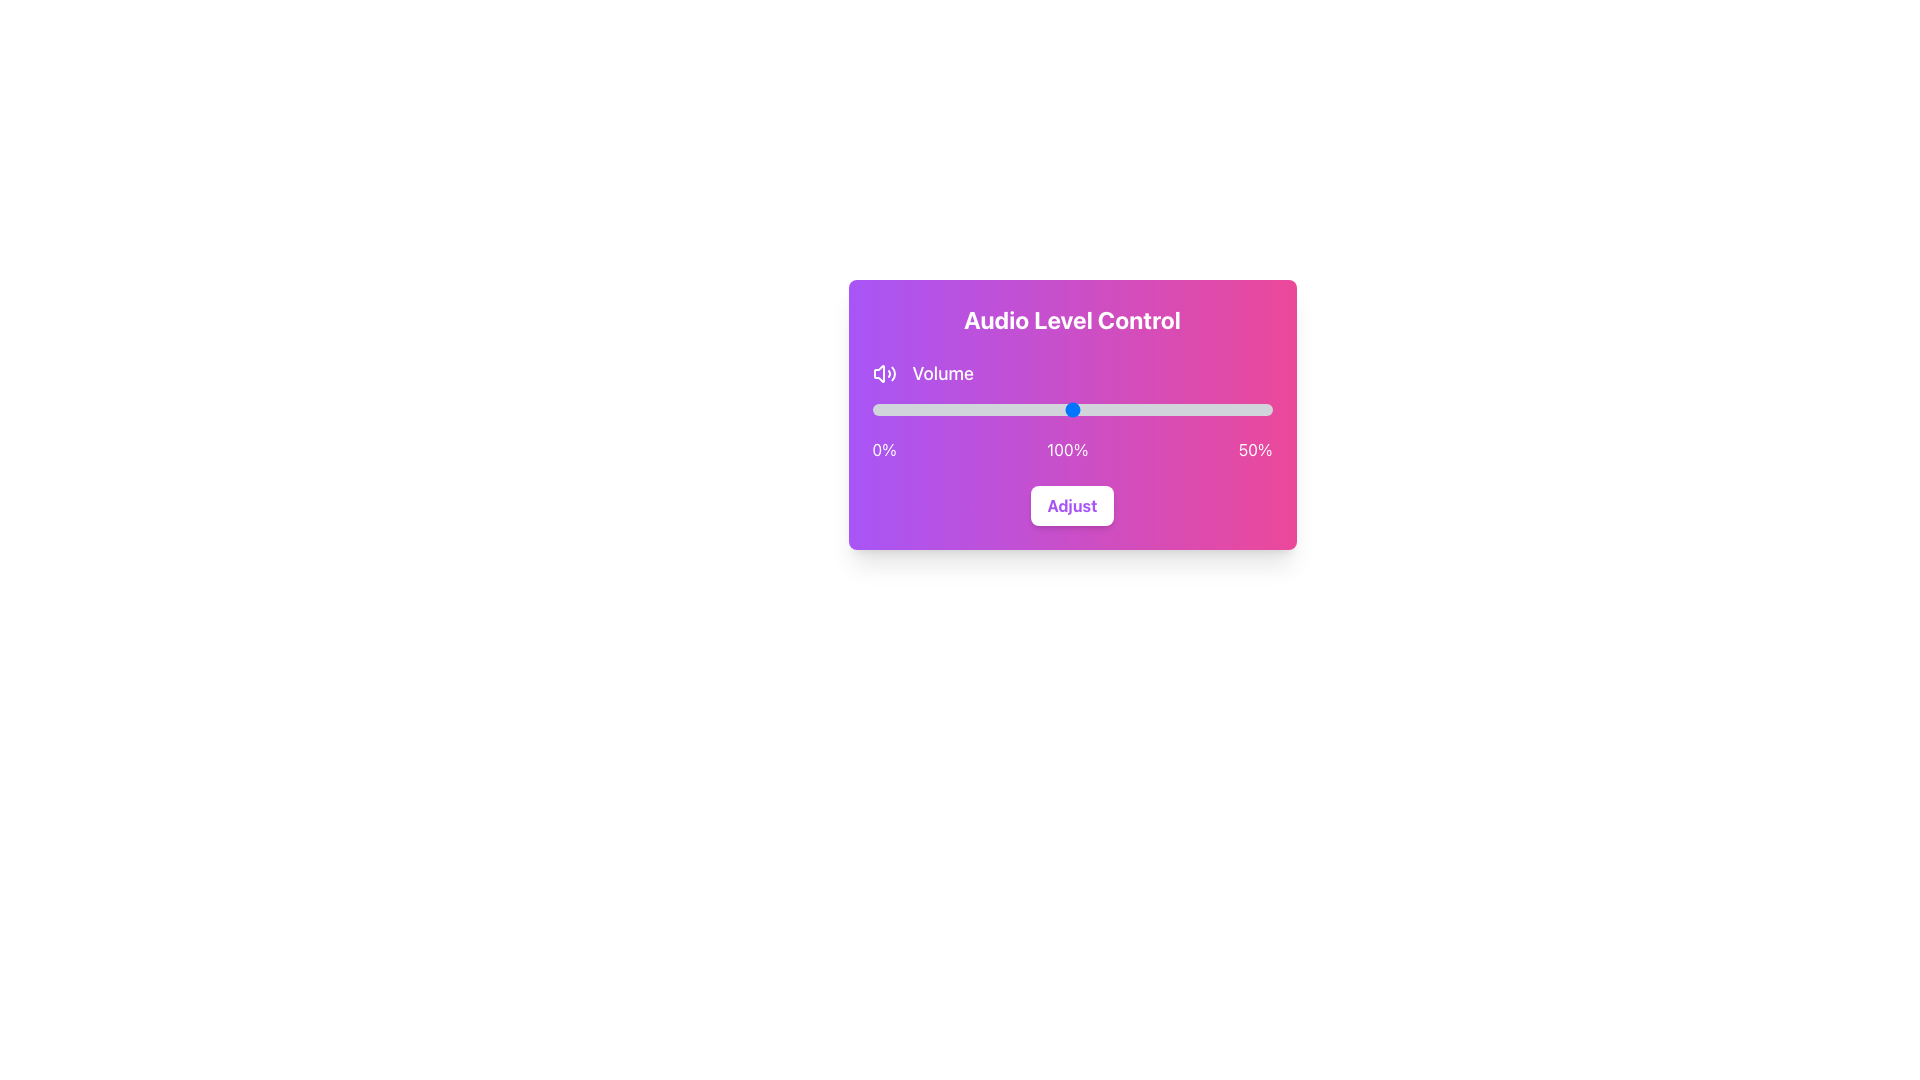 This screenshot has width=1920, height=1080. Describe the element at coordinates (878, 374) in the screenshot. I see `the decorative volume icon graphic, which is the first segment of the volume control widget located to the left of the 'Volume' label in the audio control card` at that location.